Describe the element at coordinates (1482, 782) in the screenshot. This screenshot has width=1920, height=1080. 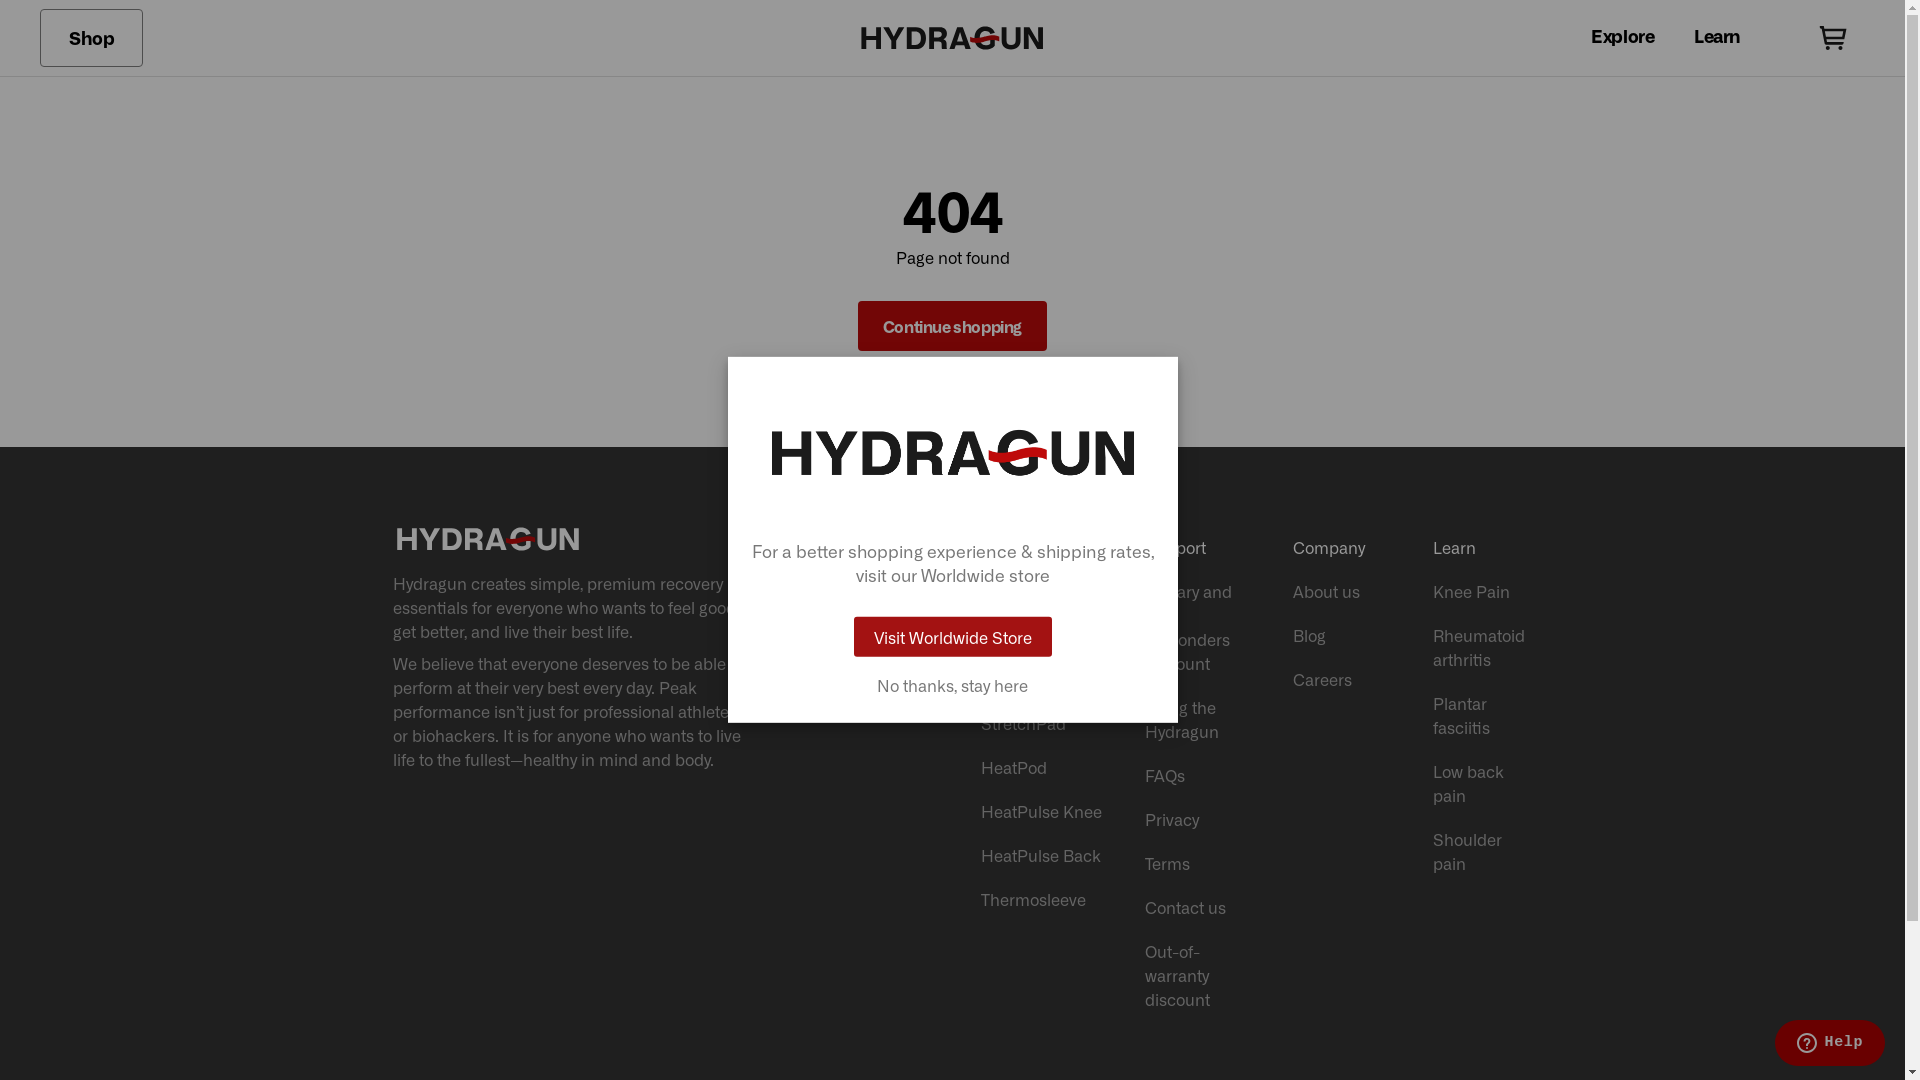
I see `'Low back pain'` at that location.